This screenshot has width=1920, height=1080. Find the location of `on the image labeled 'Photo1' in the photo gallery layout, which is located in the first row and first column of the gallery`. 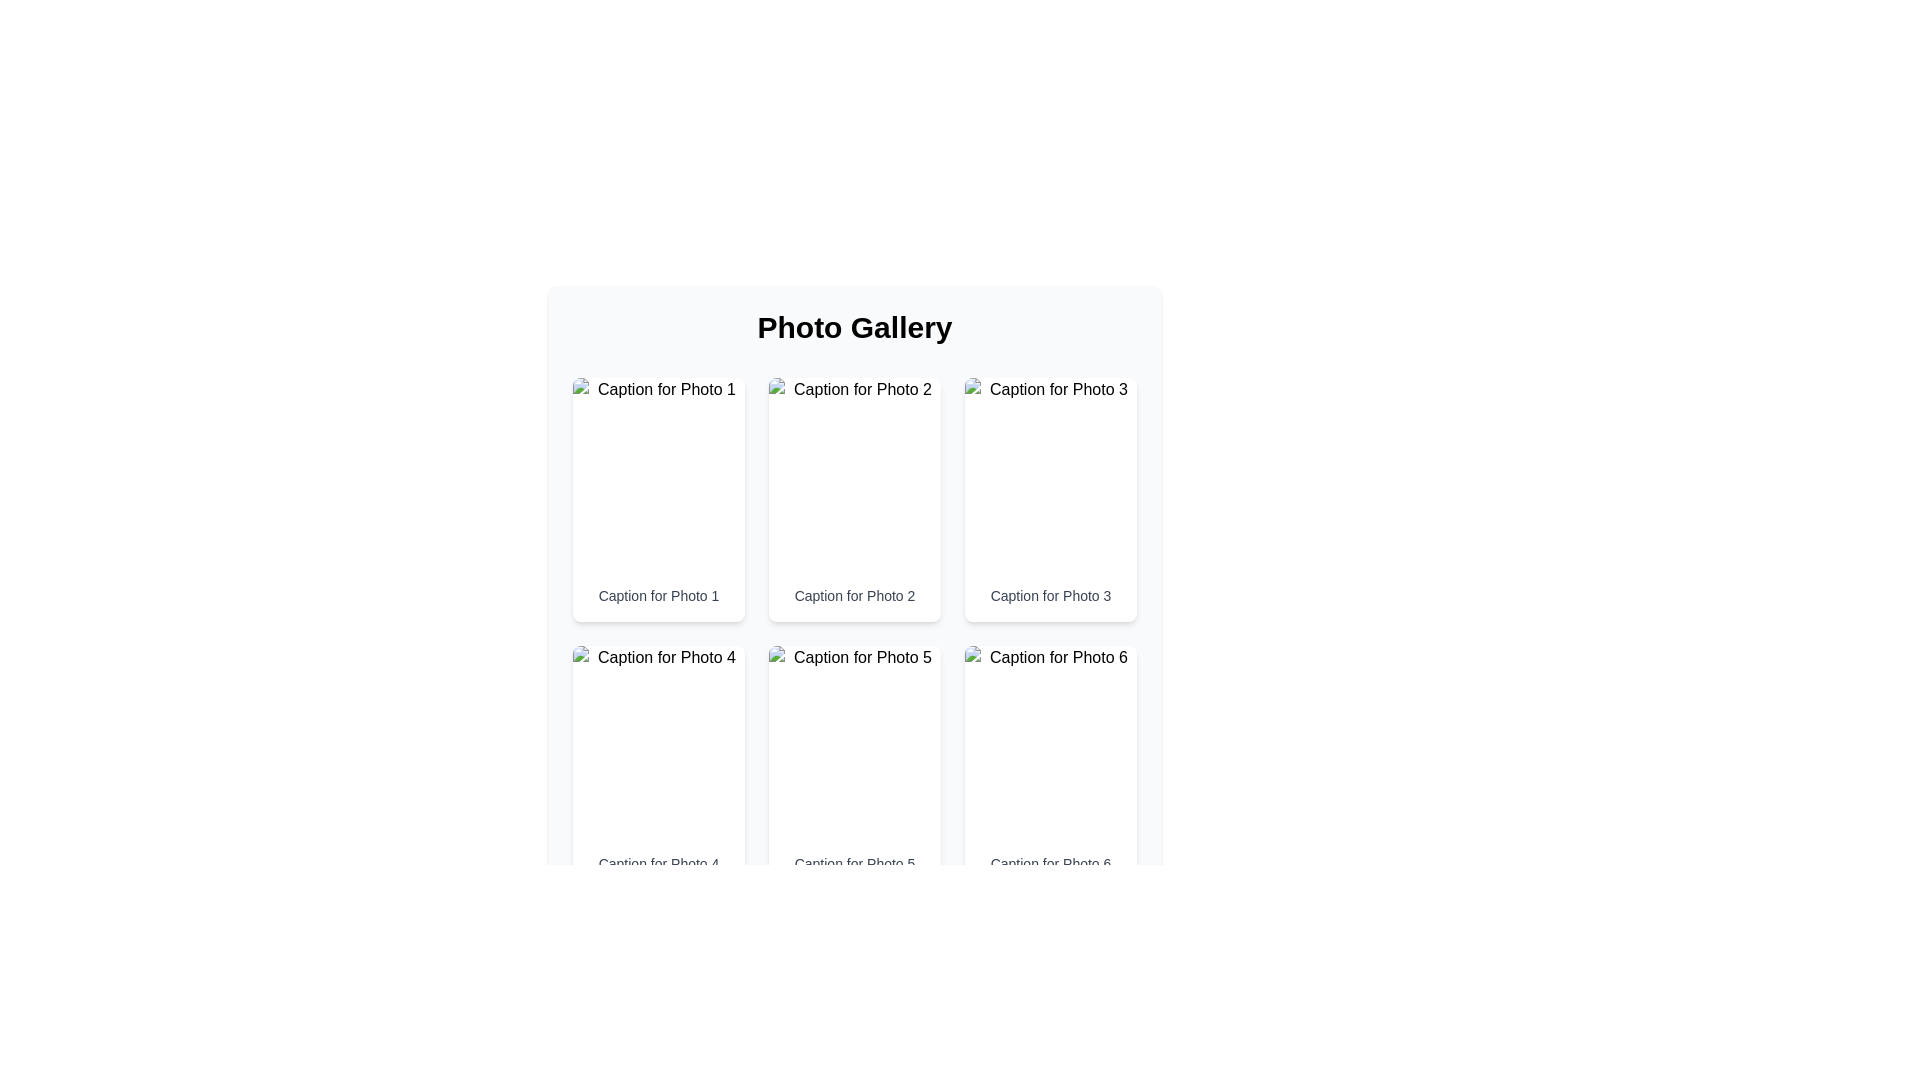

on the image labeled 'Photo1' in the photo gallery layout, which is located in the first row and first column of the gallery is located at coordinates (658, 474).